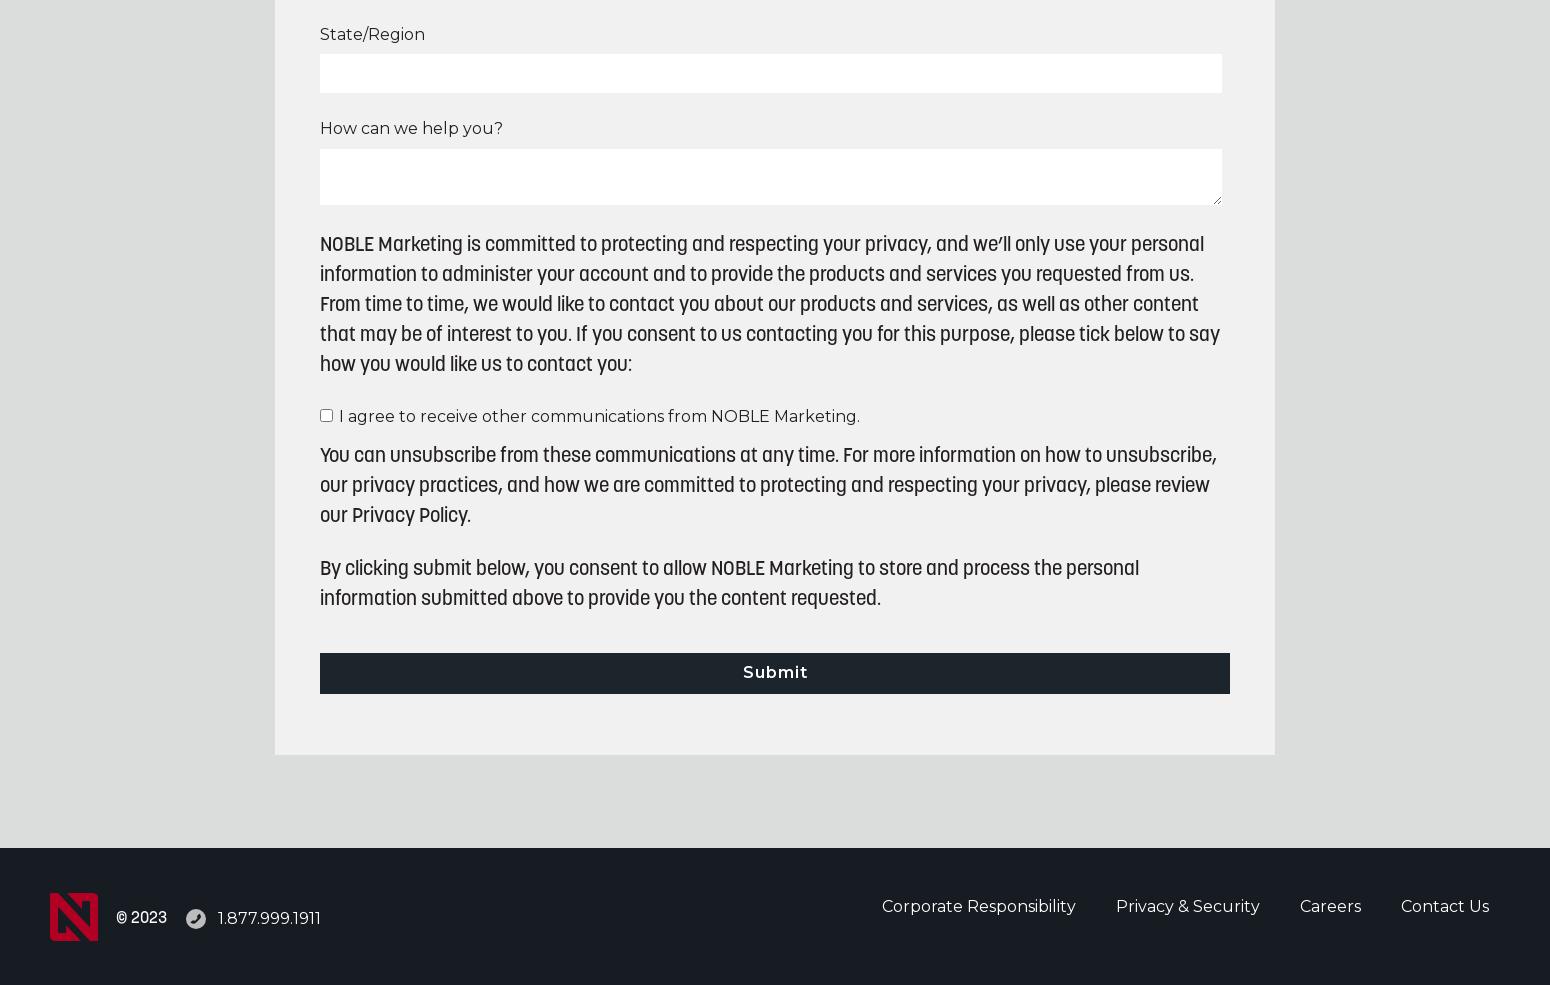  I want to click on 'I agree to receive other communications from NOBLE Marketing.', so click(598, 415).